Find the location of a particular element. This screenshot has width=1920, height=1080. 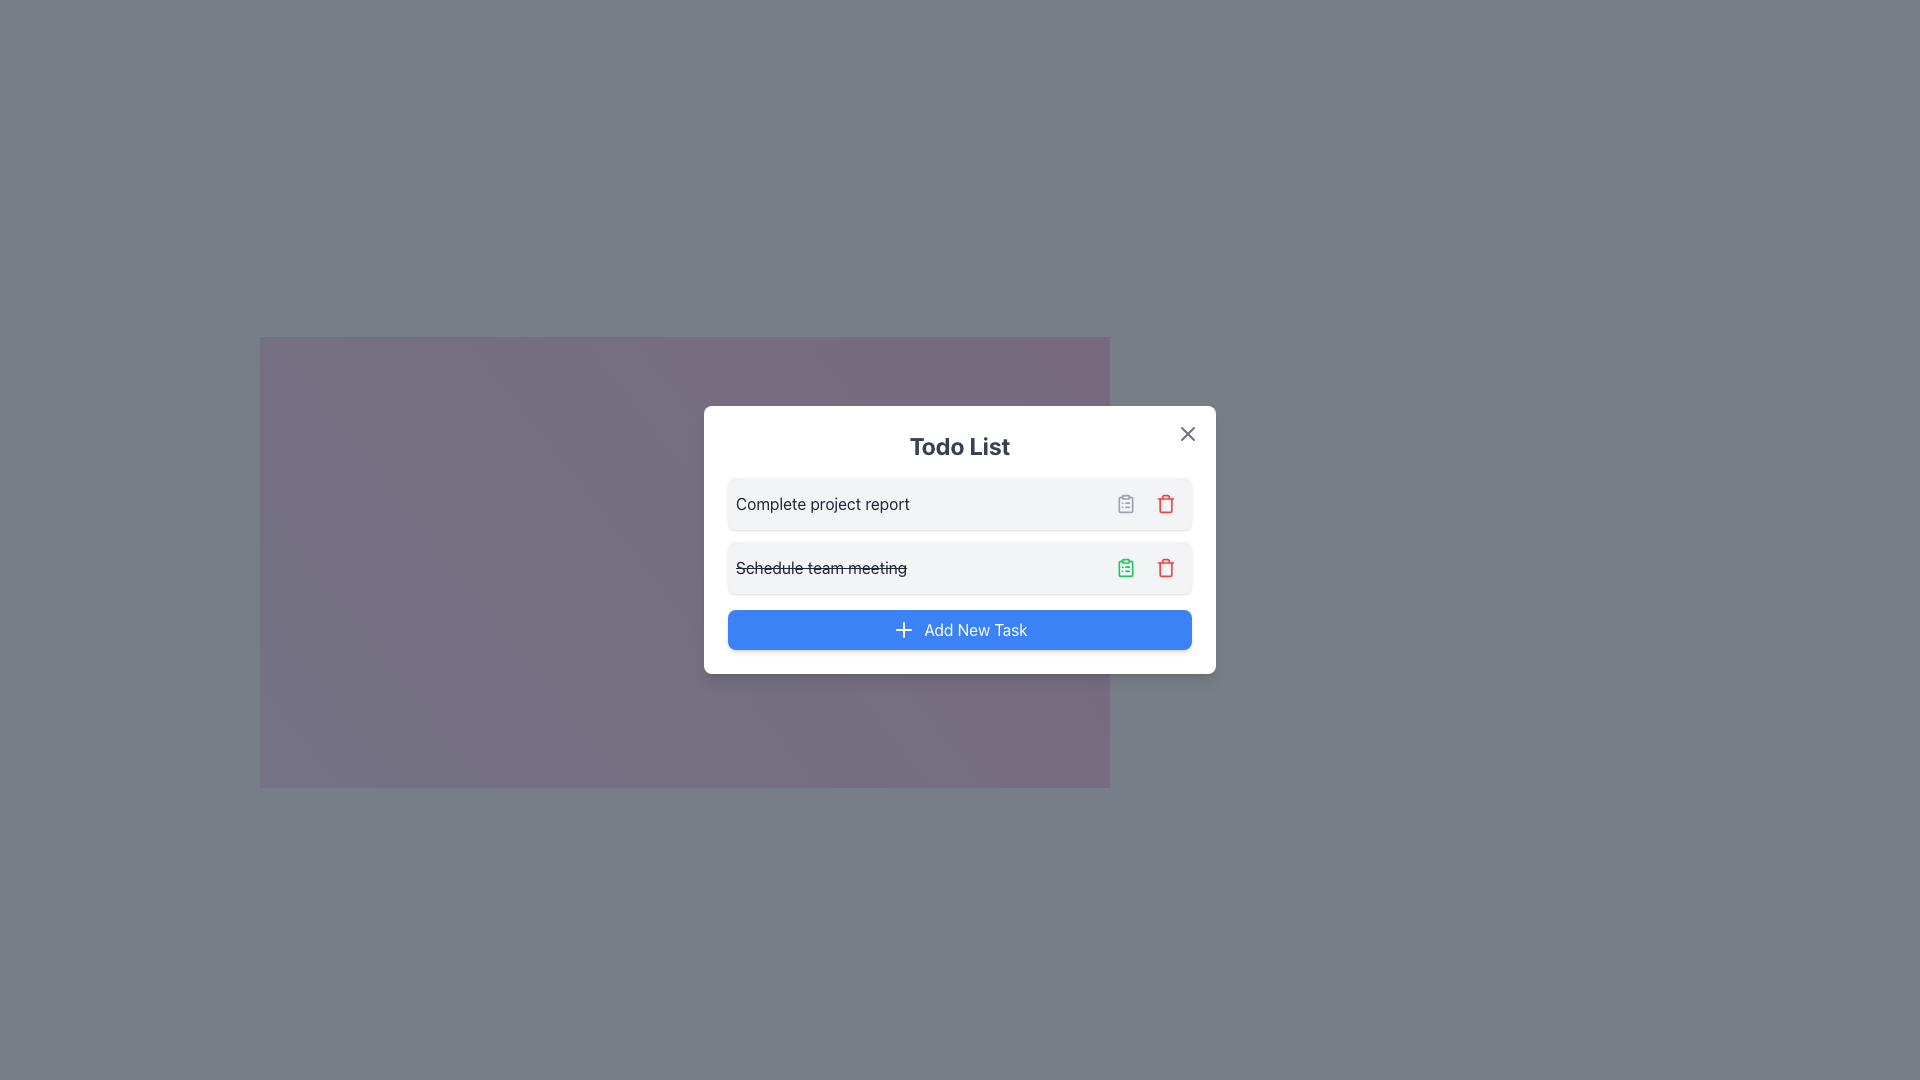

the 'Add Task' button located at the bottom center of the 'Todo List' card is located at coordinates (960, 628).